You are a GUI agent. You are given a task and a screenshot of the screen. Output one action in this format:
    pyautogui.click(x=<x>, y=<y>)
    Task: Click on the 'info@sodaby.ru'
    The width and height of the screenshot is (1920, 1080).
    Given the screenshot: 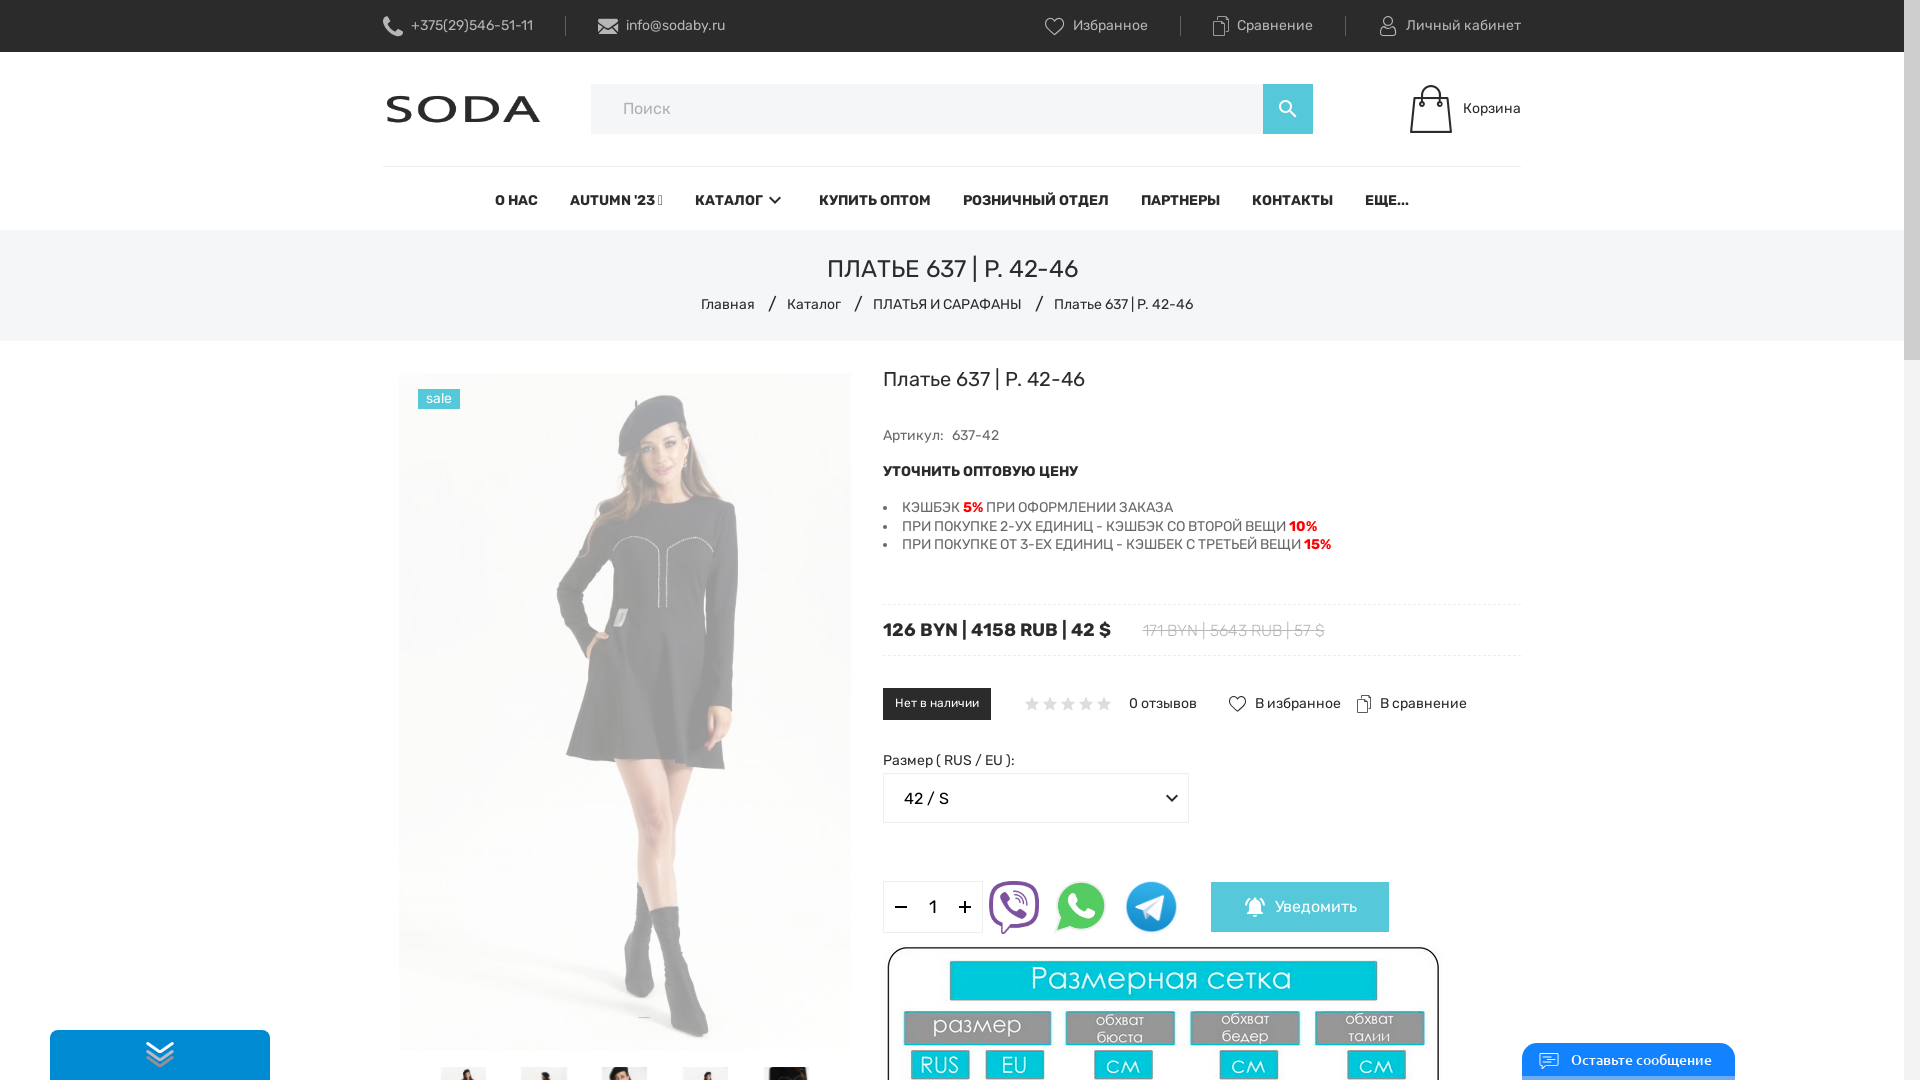 What is the action you would take?
    pyautogui.click(x=661, y=26)
    